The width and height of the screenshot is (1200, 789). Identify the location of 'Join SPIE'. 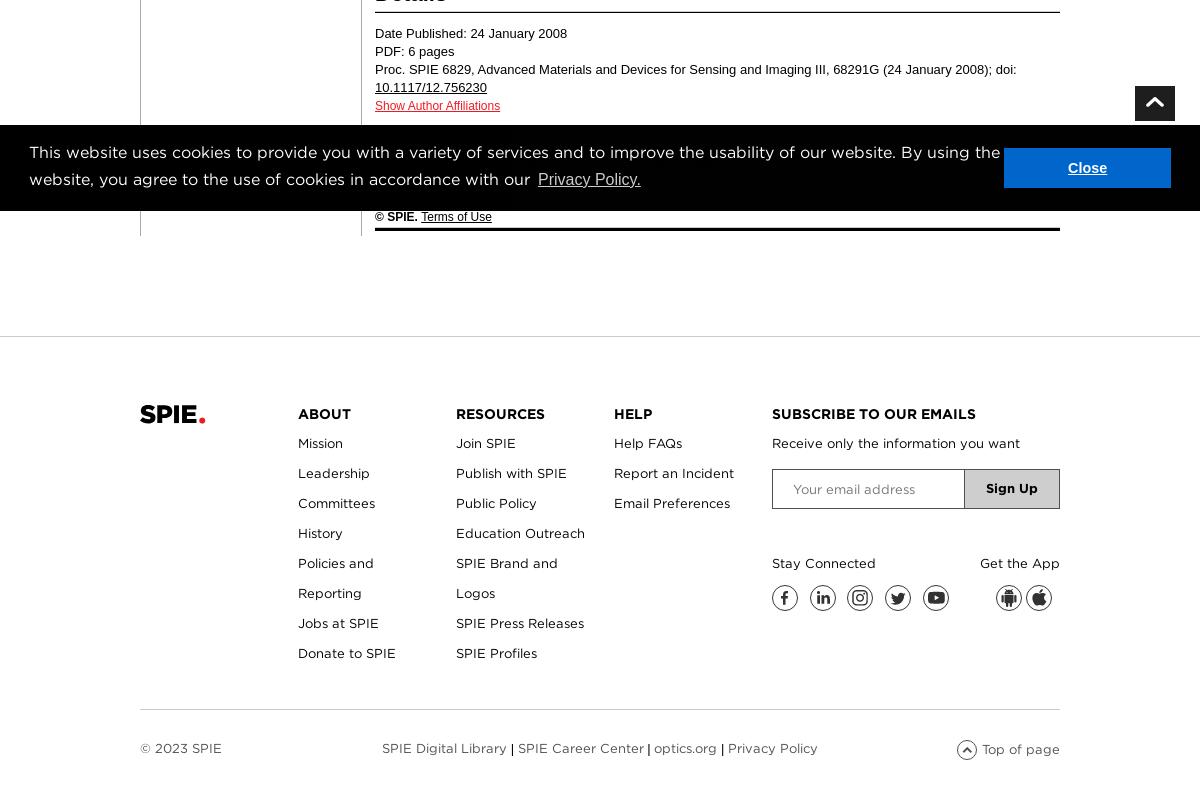
(485, 443).